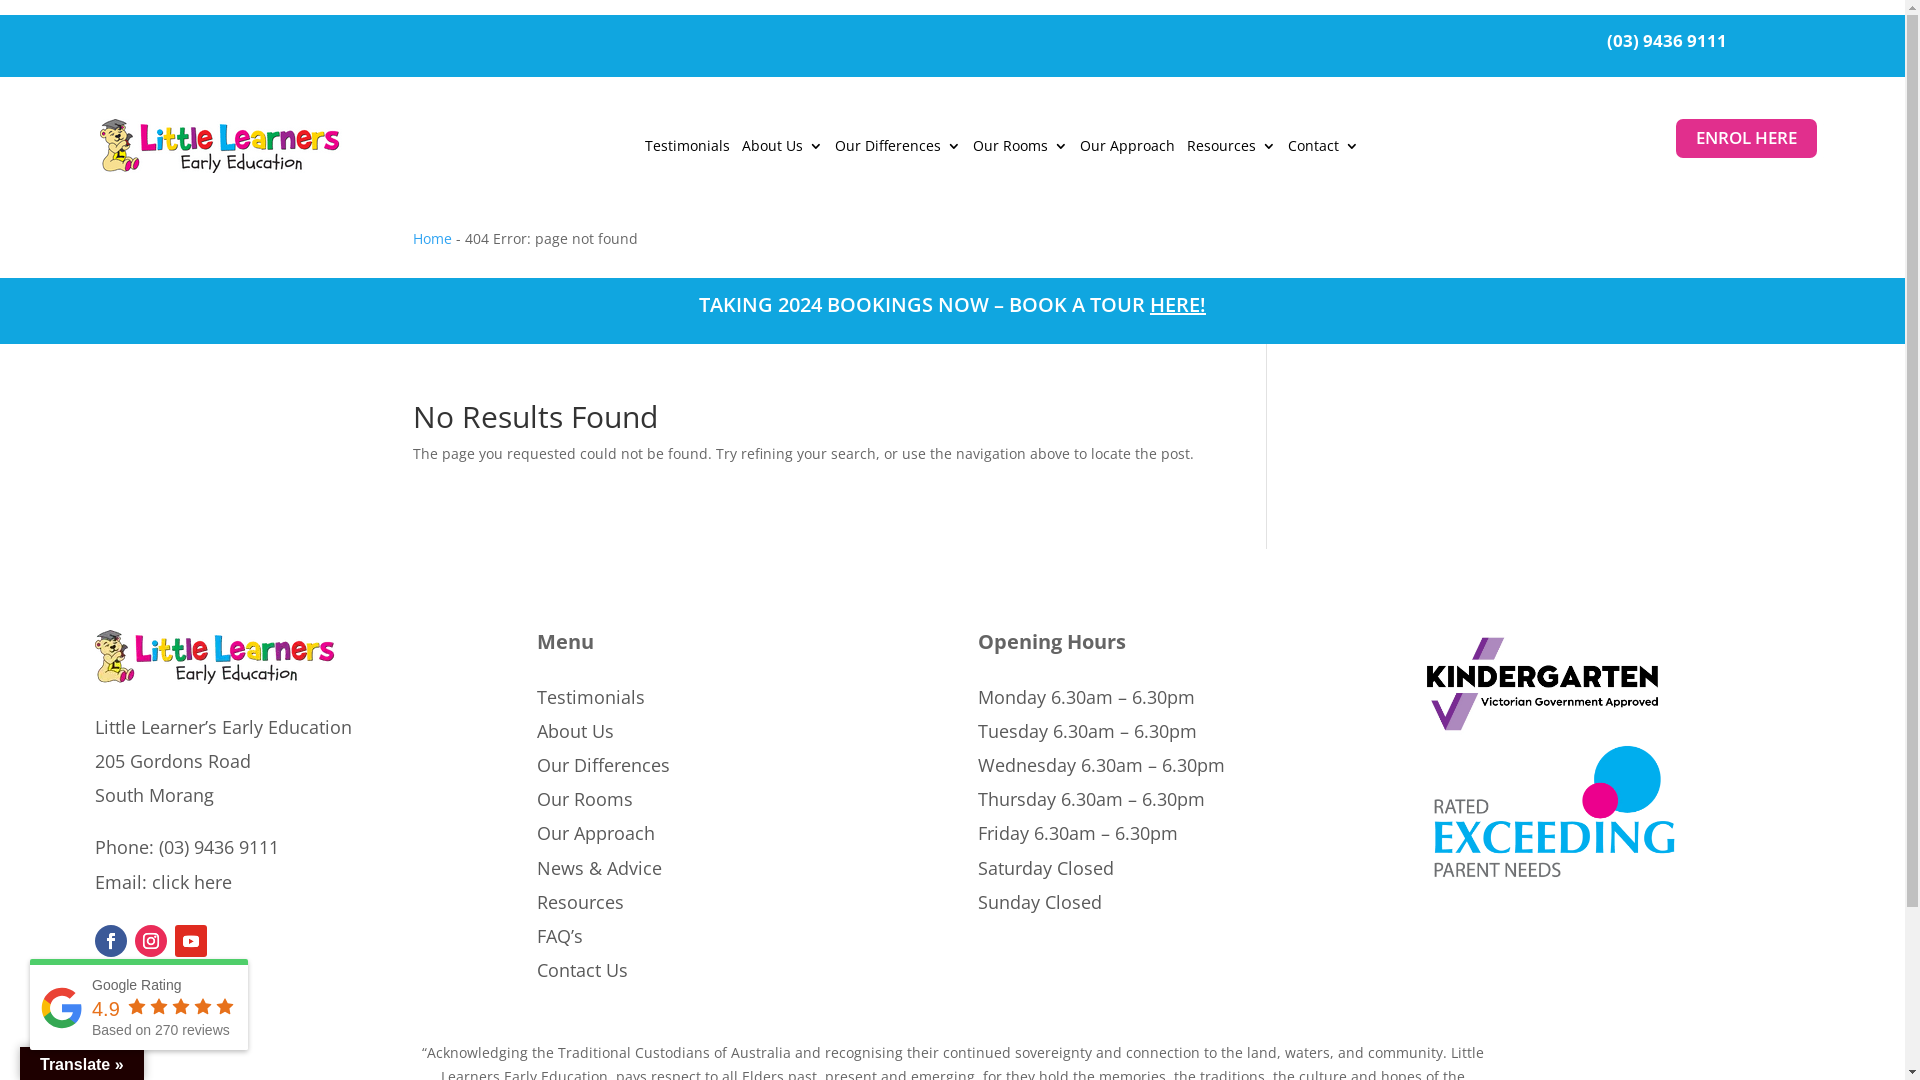  I want to click on 'Our Rooms', so click(1020, 149).